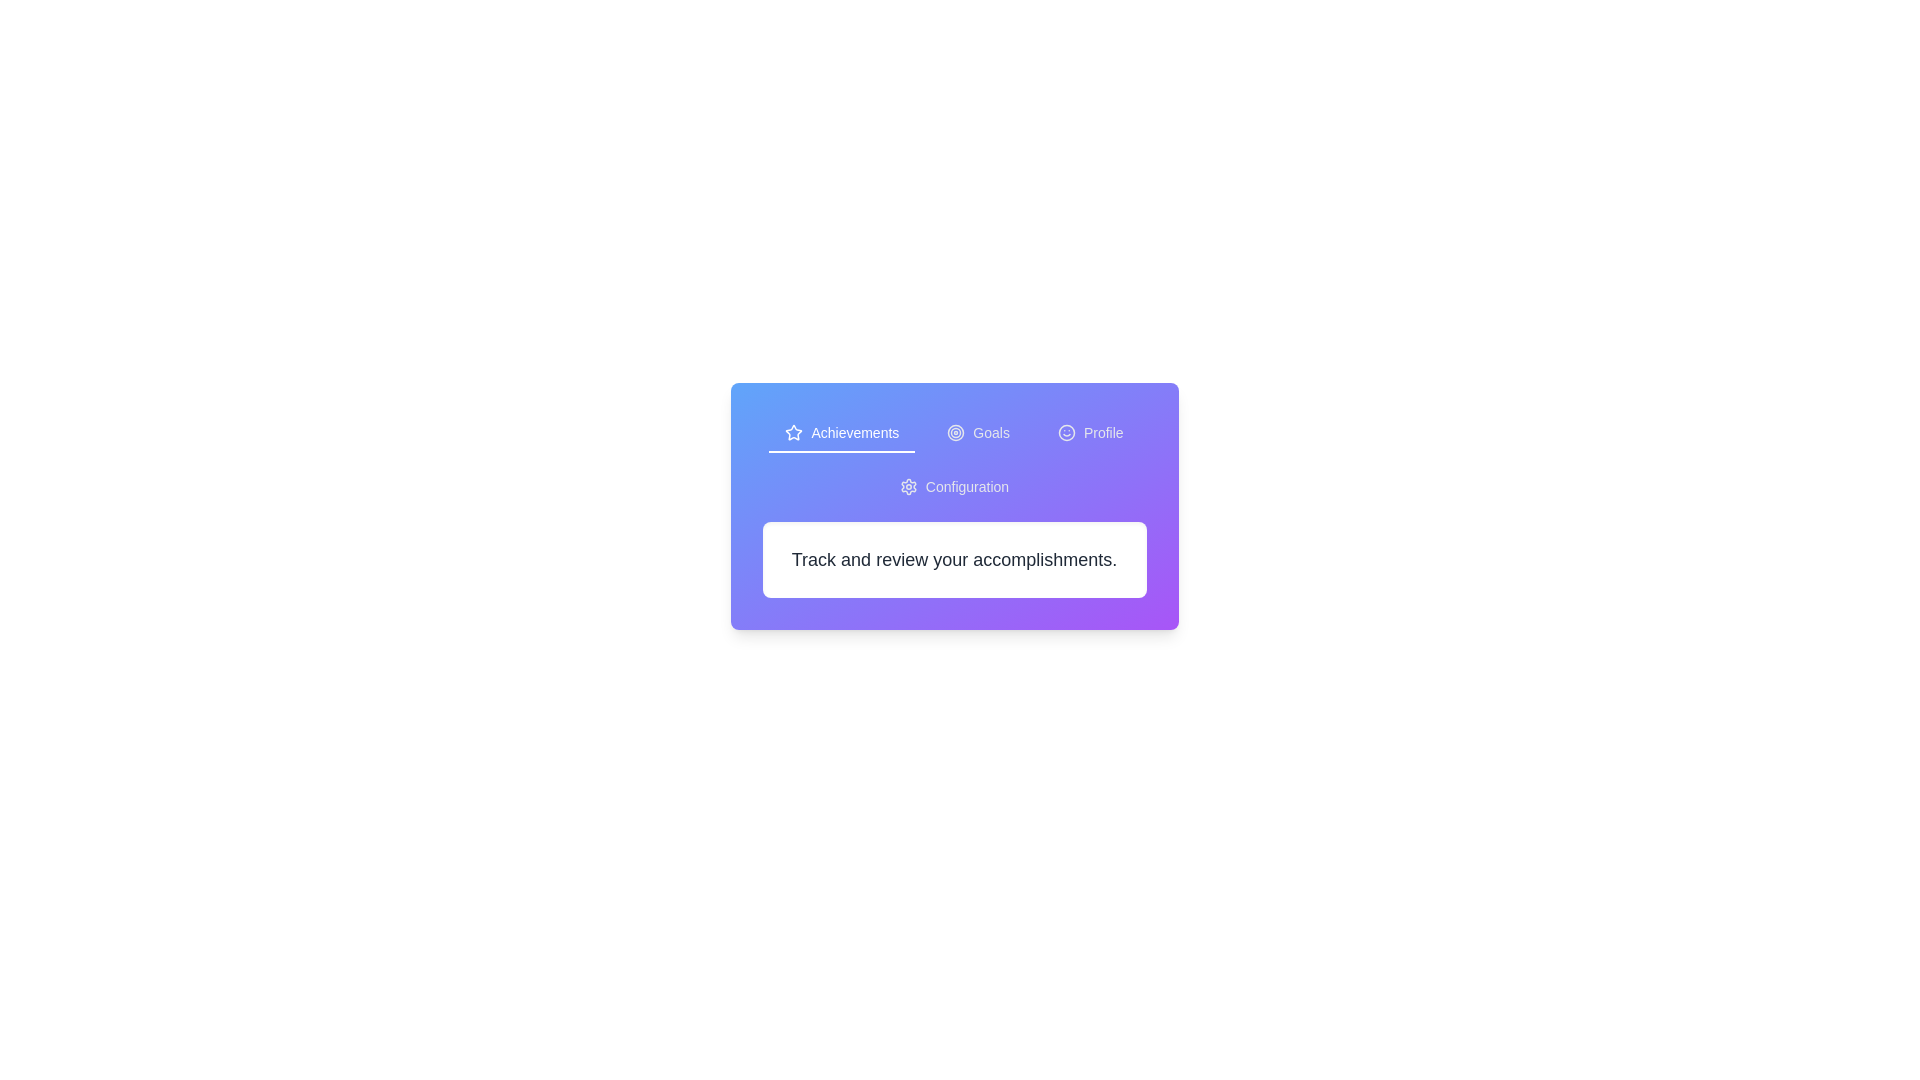 This screenshot has width=1920, height=1080. What do you see at coordinates (953, 488) in the screenshot?
I see `the Configuration tab` at bounding box center [953, 488].